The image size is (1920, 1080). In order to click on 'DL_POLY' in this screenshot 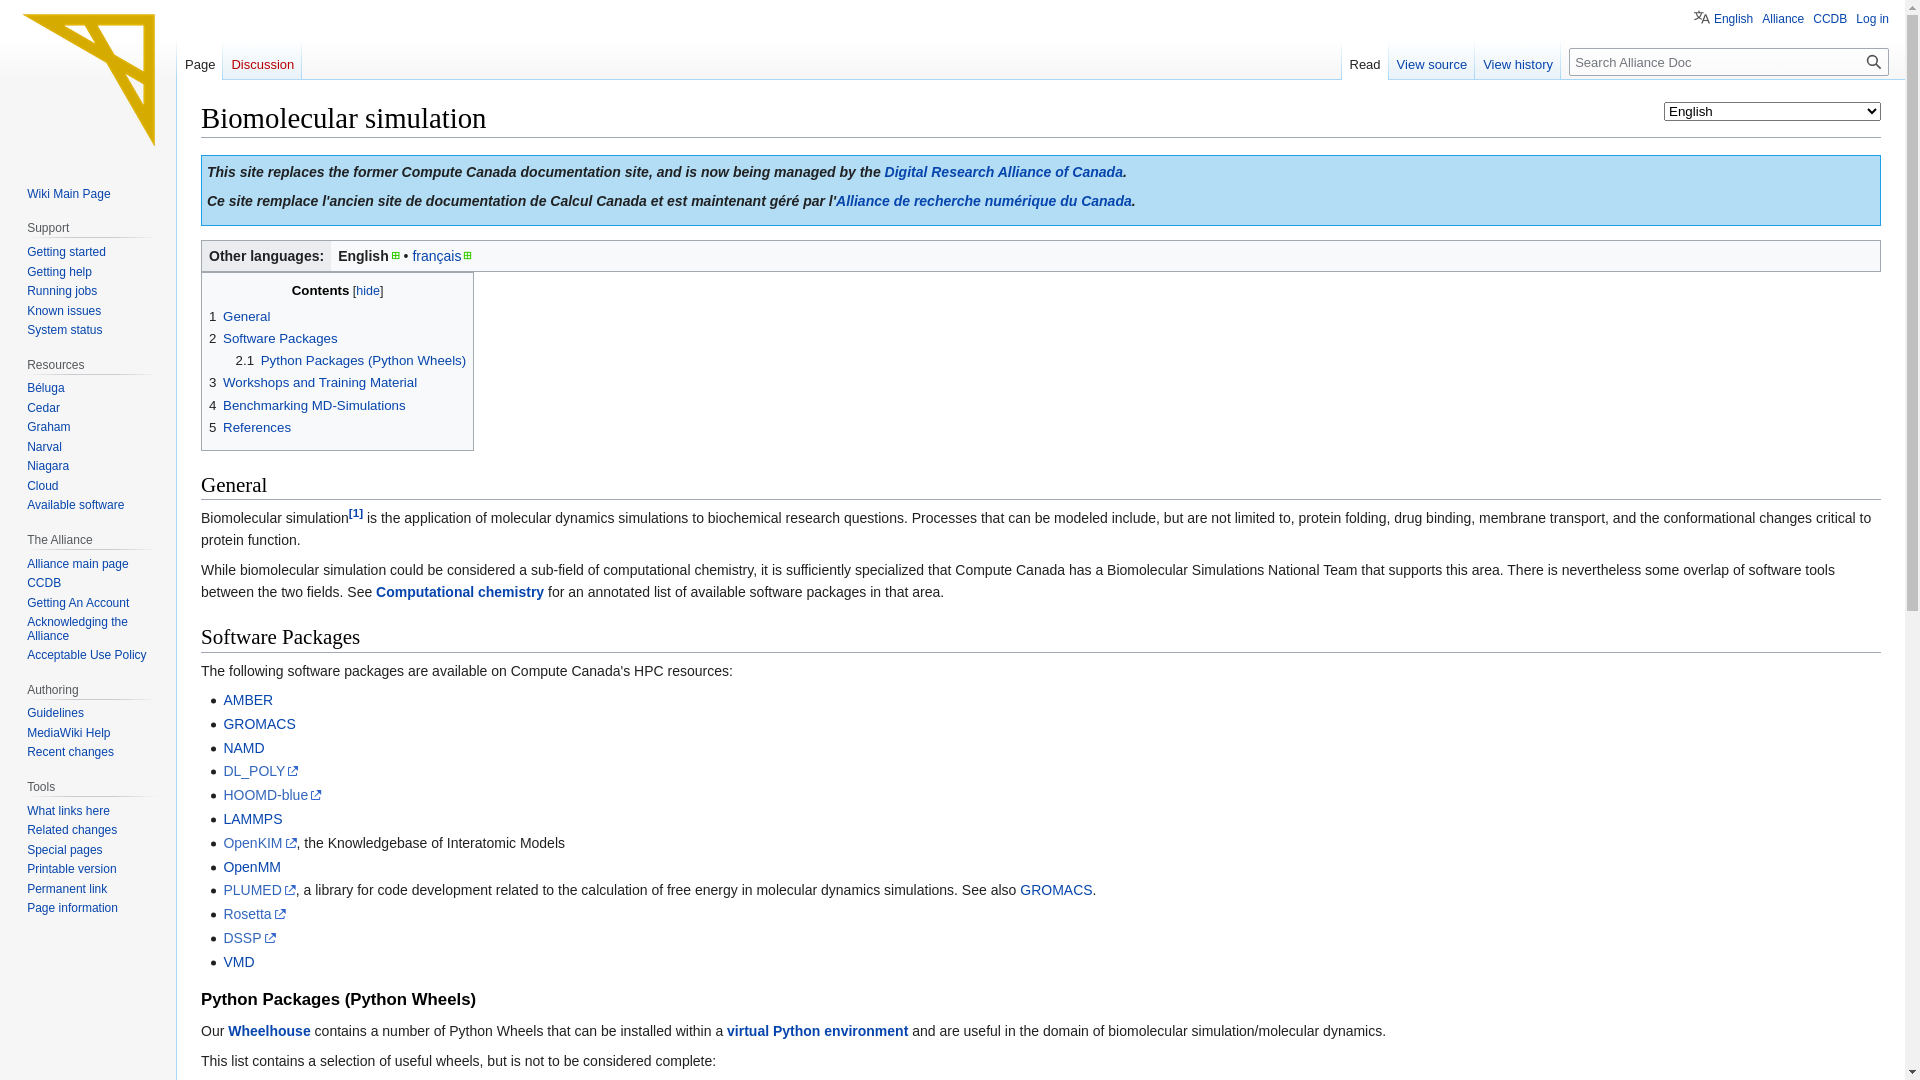, I will do `click(259, 770)`.